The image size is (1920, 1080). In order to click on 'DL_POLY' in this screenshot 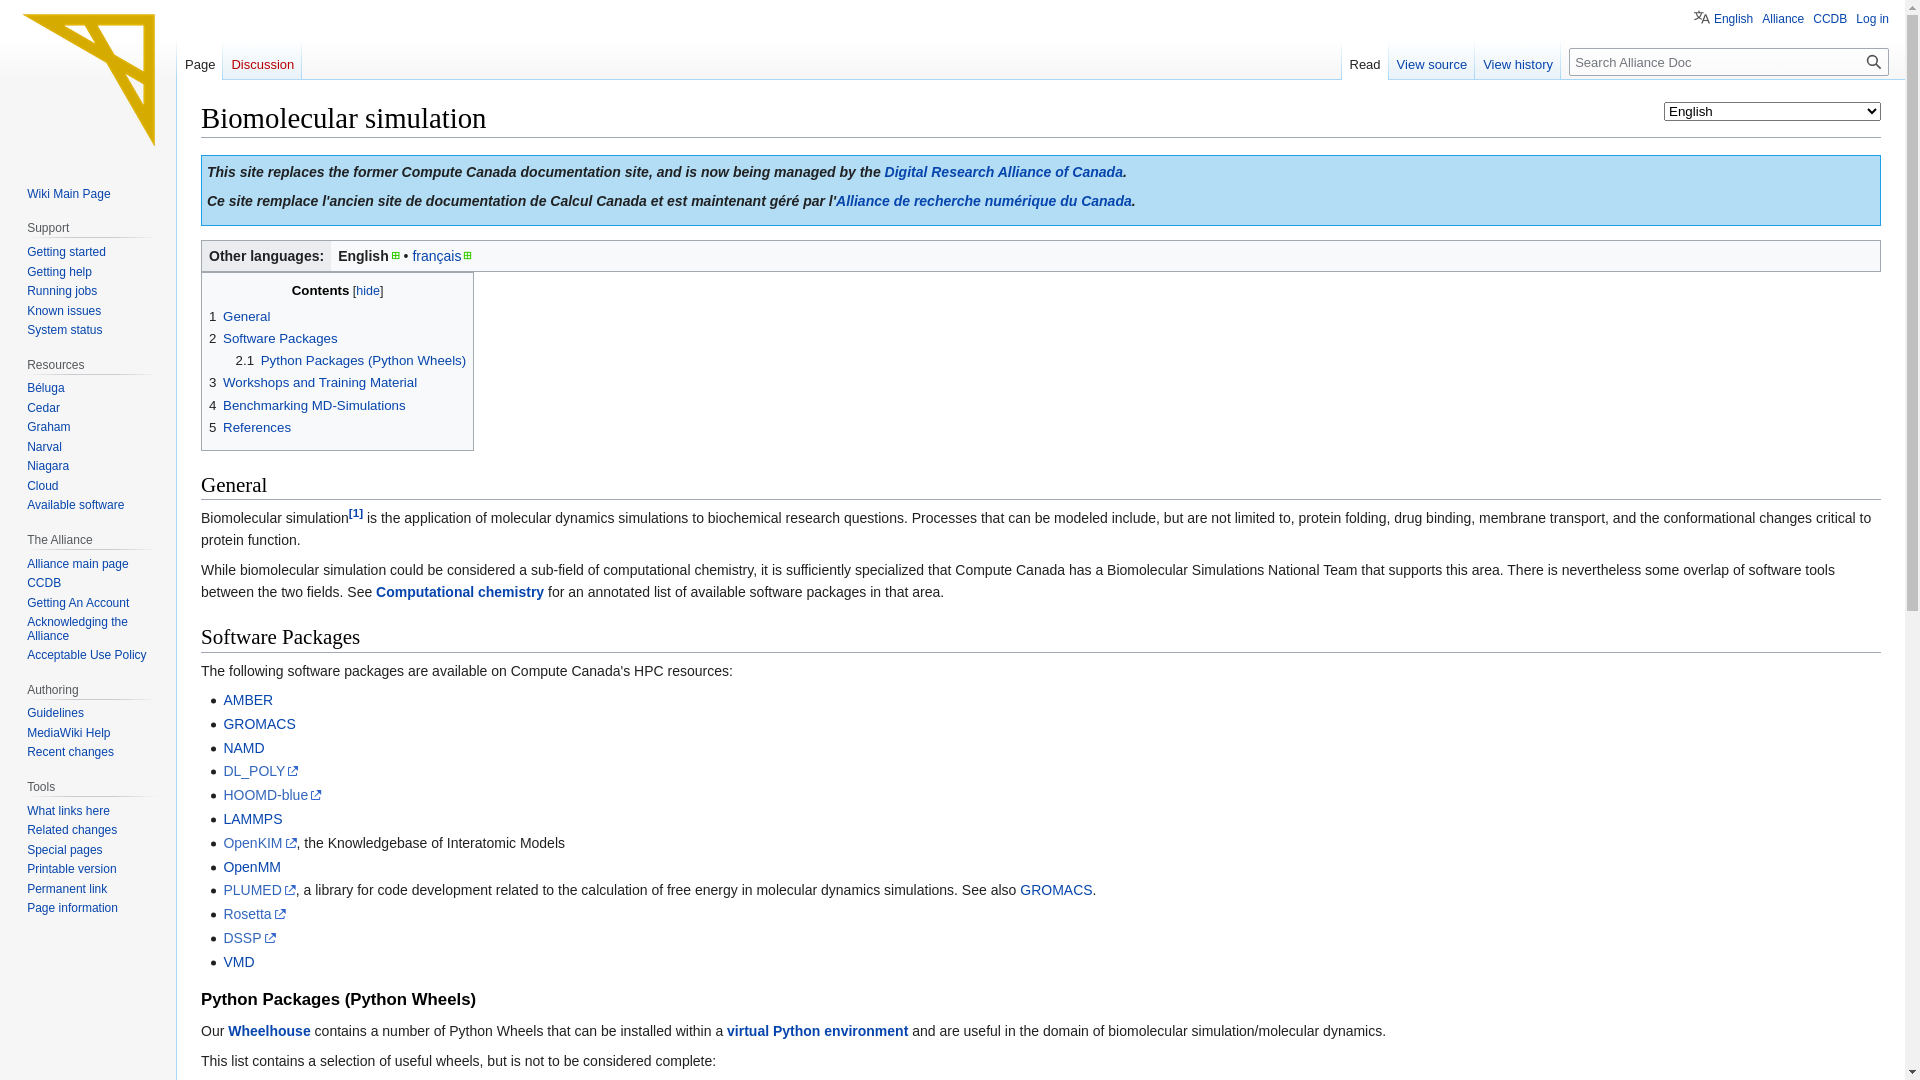, I will do `click(259, 770)`.